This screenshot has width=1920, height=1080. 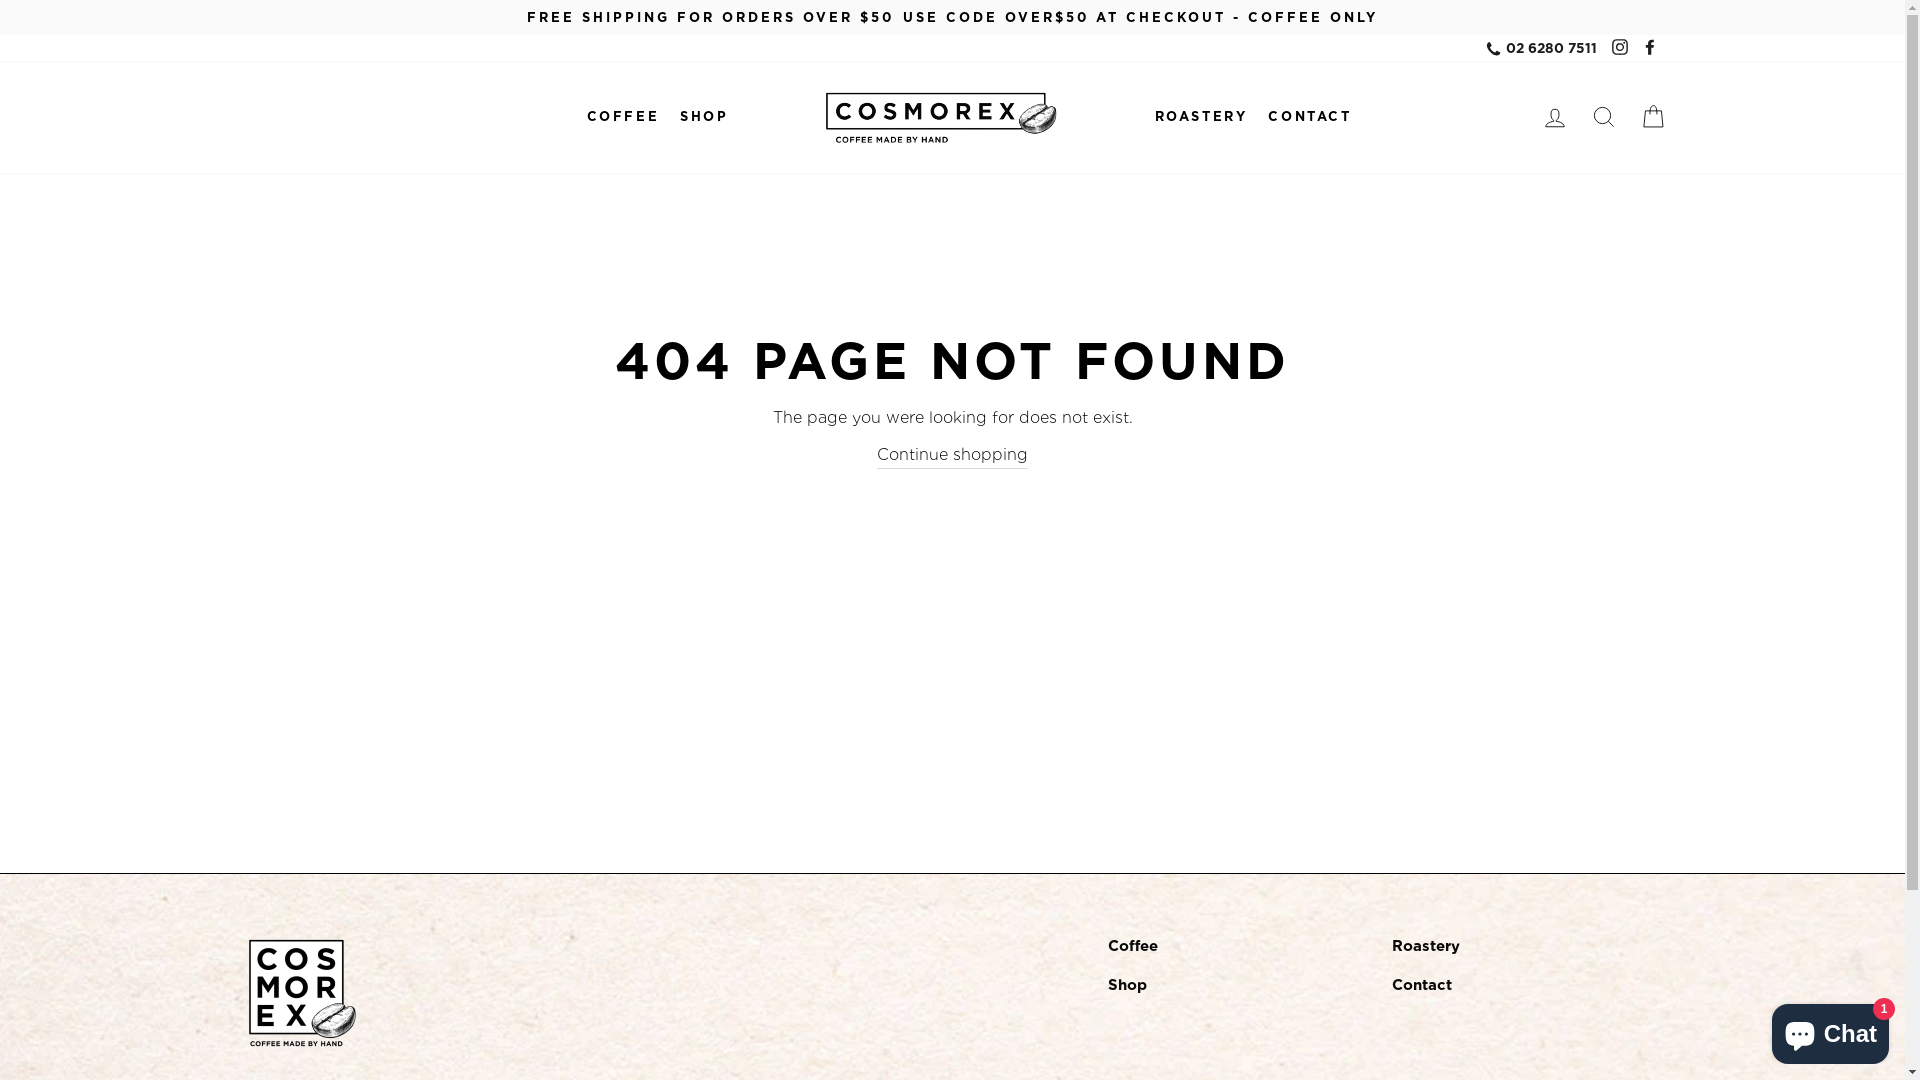 What do you see at coordinates (1603, 117) in the screenshot?
I see `'SEARCH'` at bounding box center [1603, 117].